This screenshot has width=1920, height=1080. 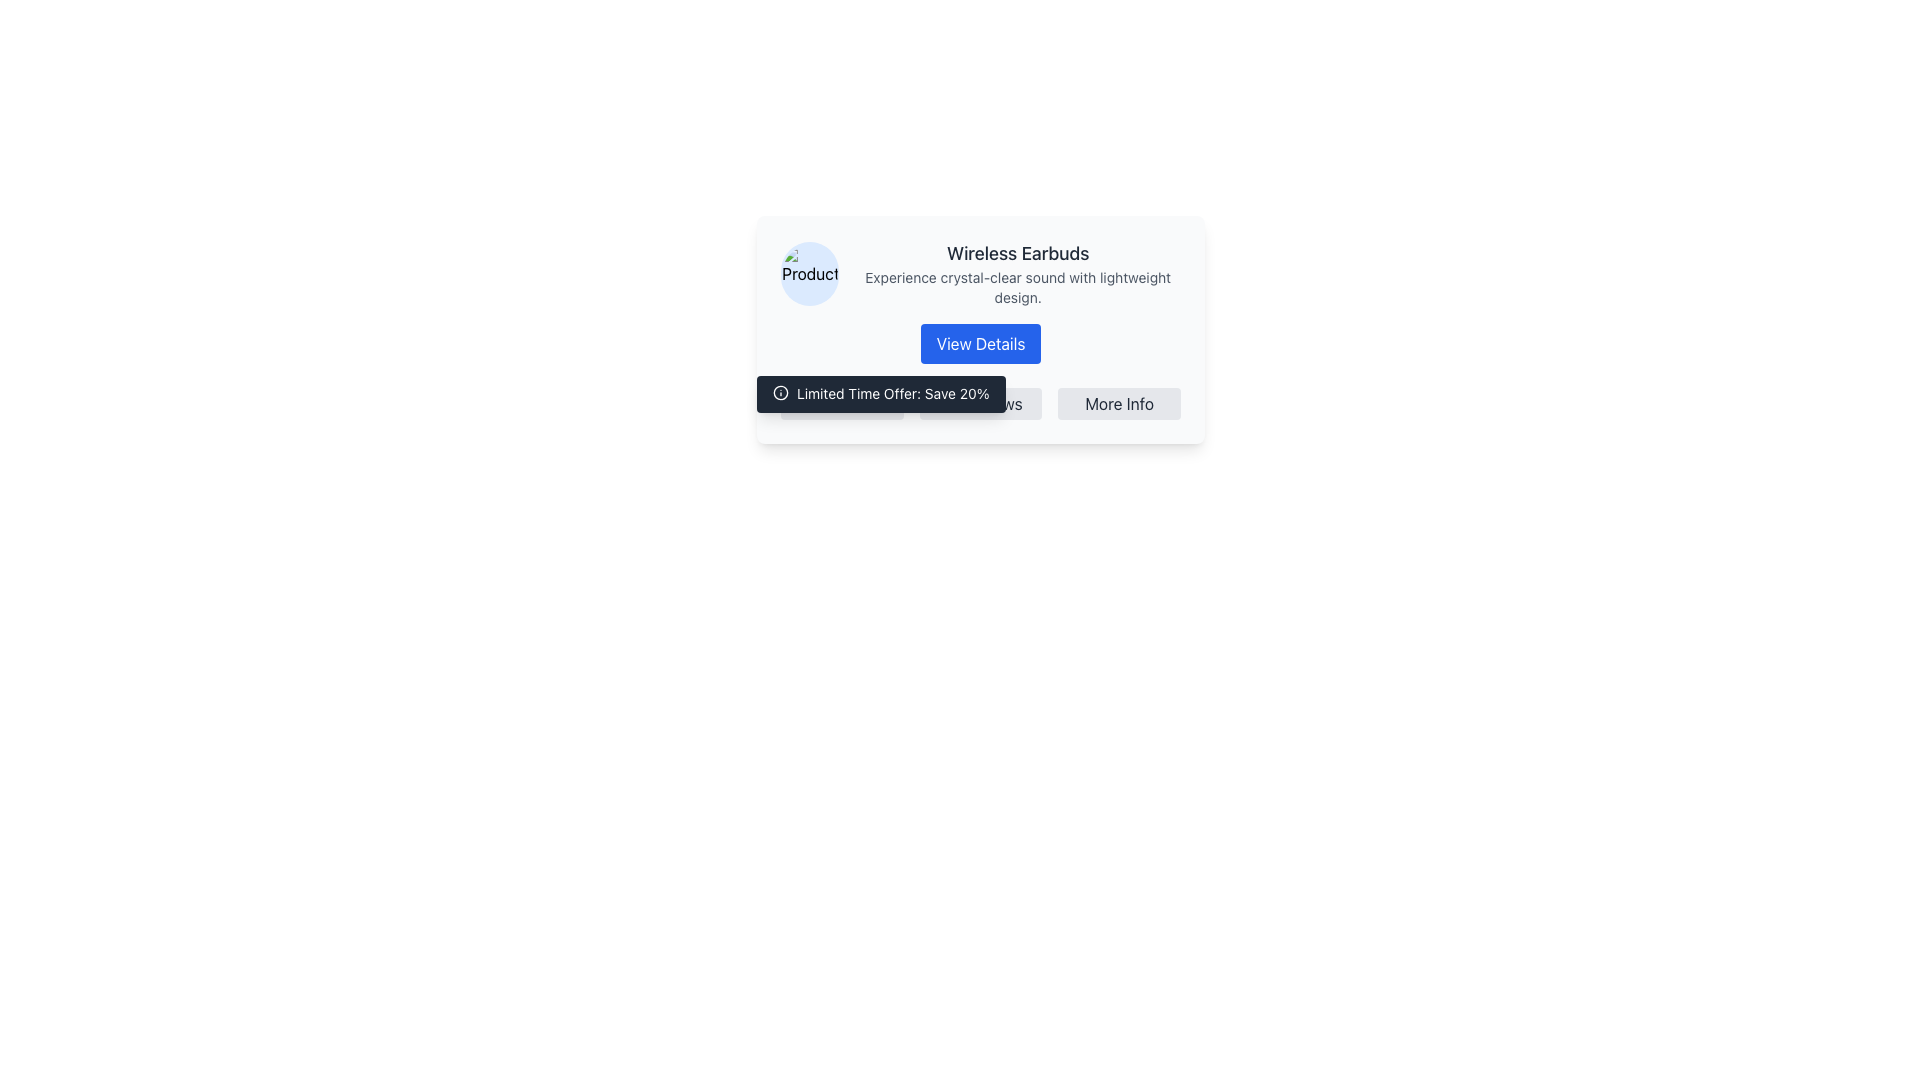 What do you see at coordinates (1118, 404) in the screenshot?
I see `the text label located in the bottom-right corner of the product card` at bounding box center [1118, 404].